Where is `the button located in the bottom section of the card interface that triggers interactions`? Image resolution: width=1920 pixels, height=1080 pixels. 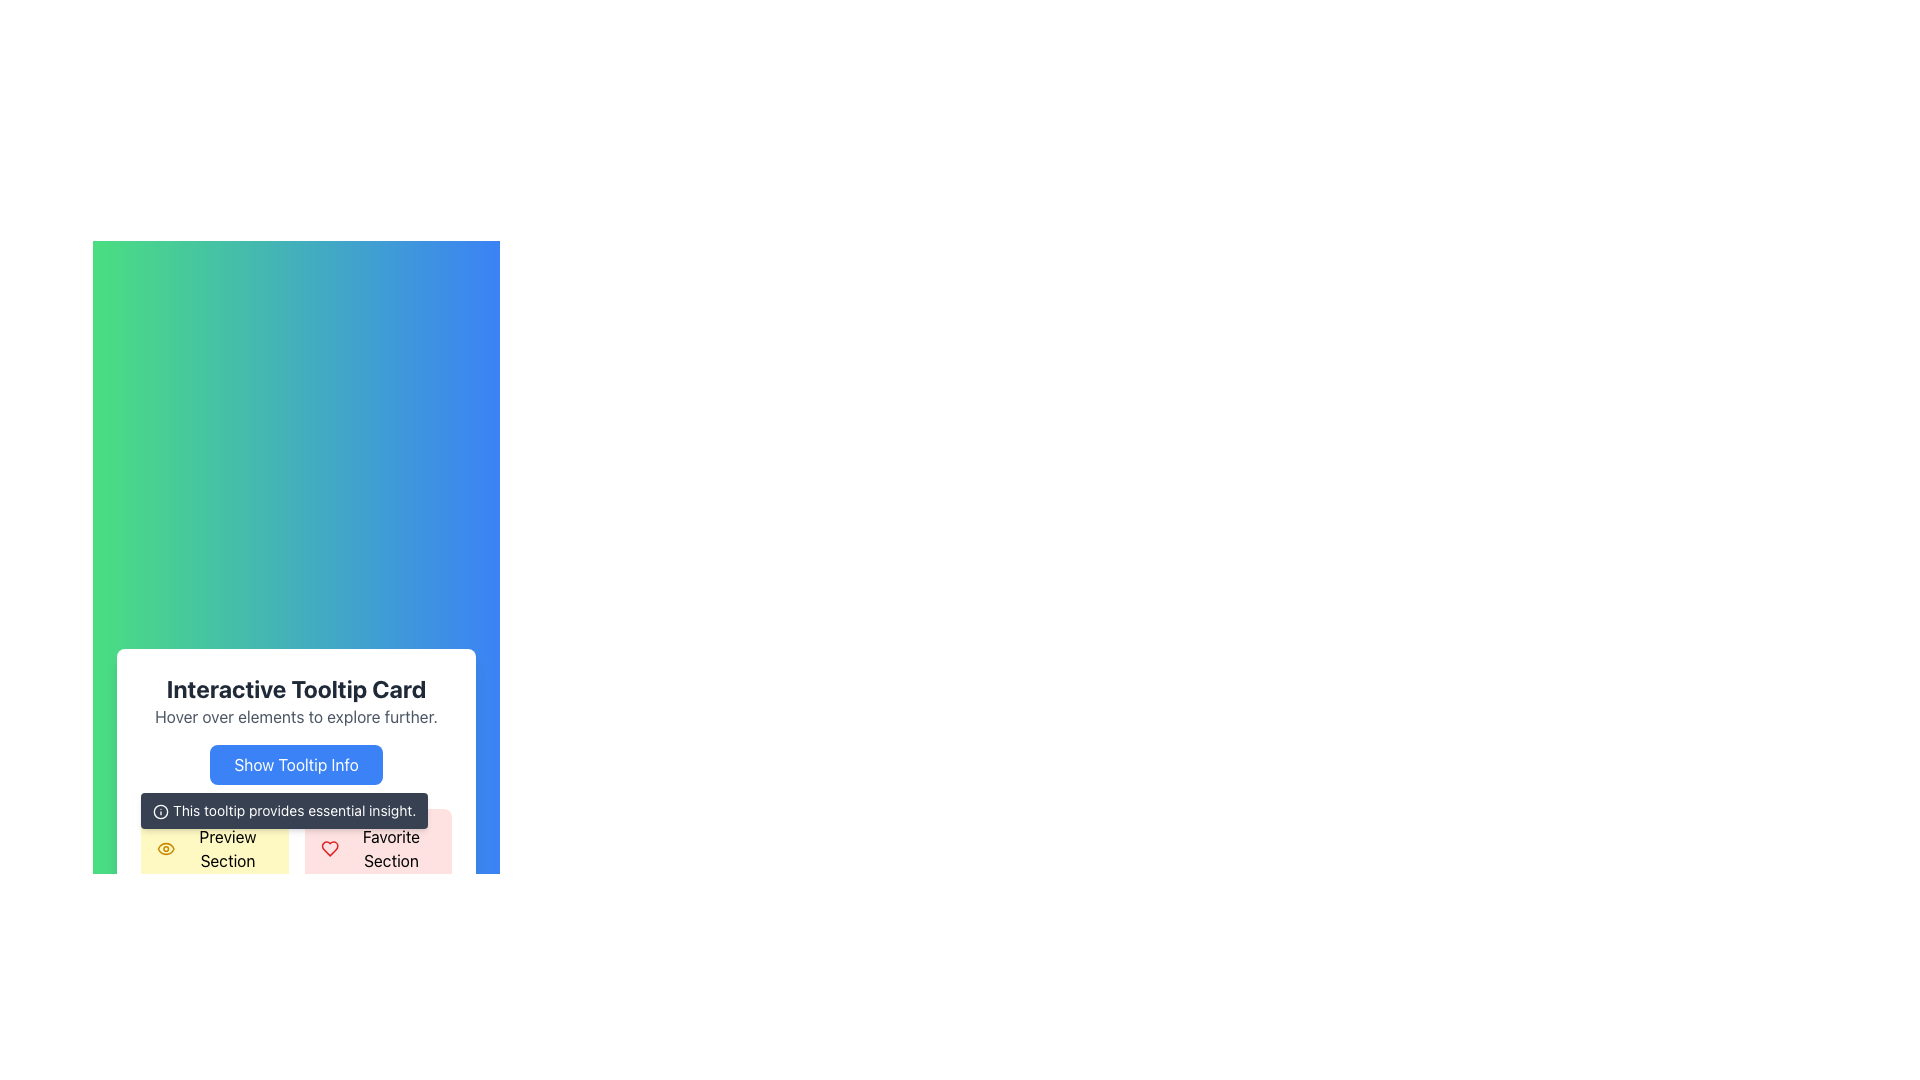 the button located in the bottom section of the card interface that triggers interactions is located at coordinates (295, 764).